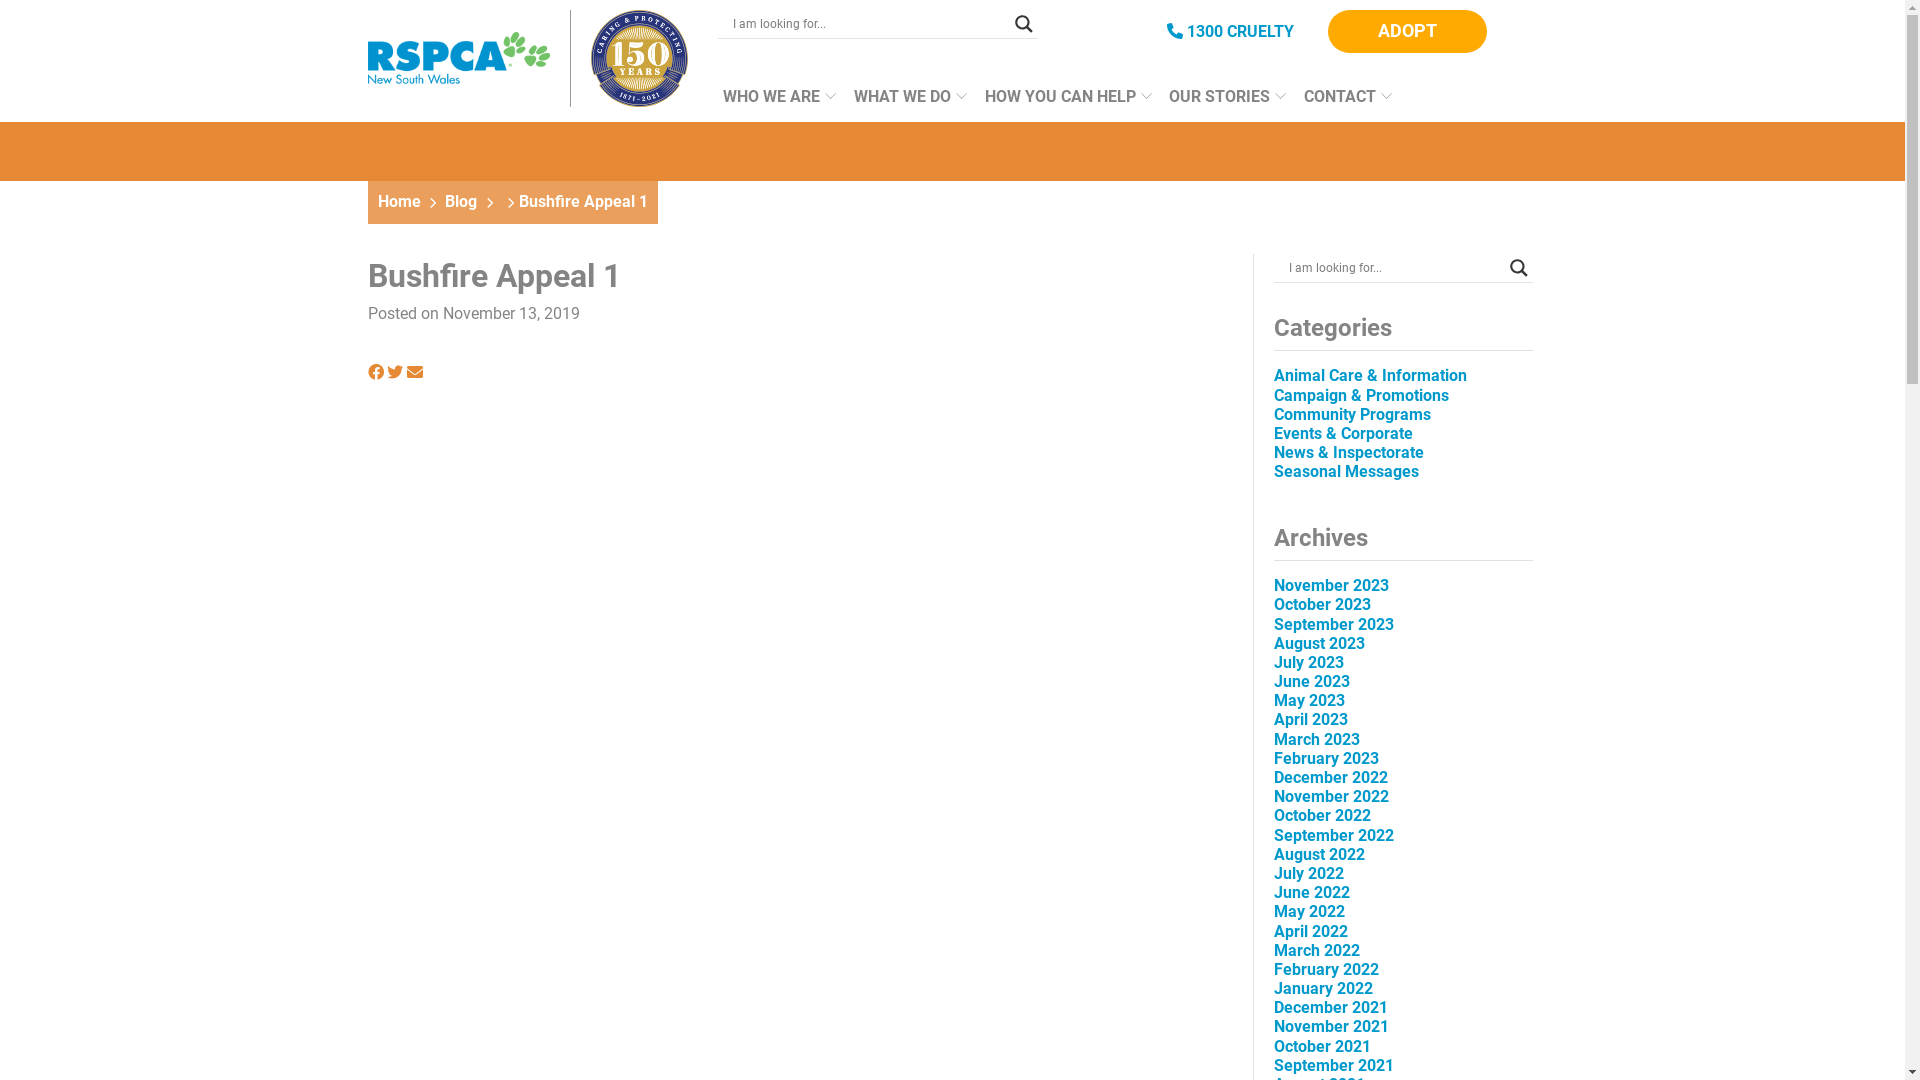  Describe the element at coordinates (1272, 680) in the screenshot. I see `'June 2023'` at that location.